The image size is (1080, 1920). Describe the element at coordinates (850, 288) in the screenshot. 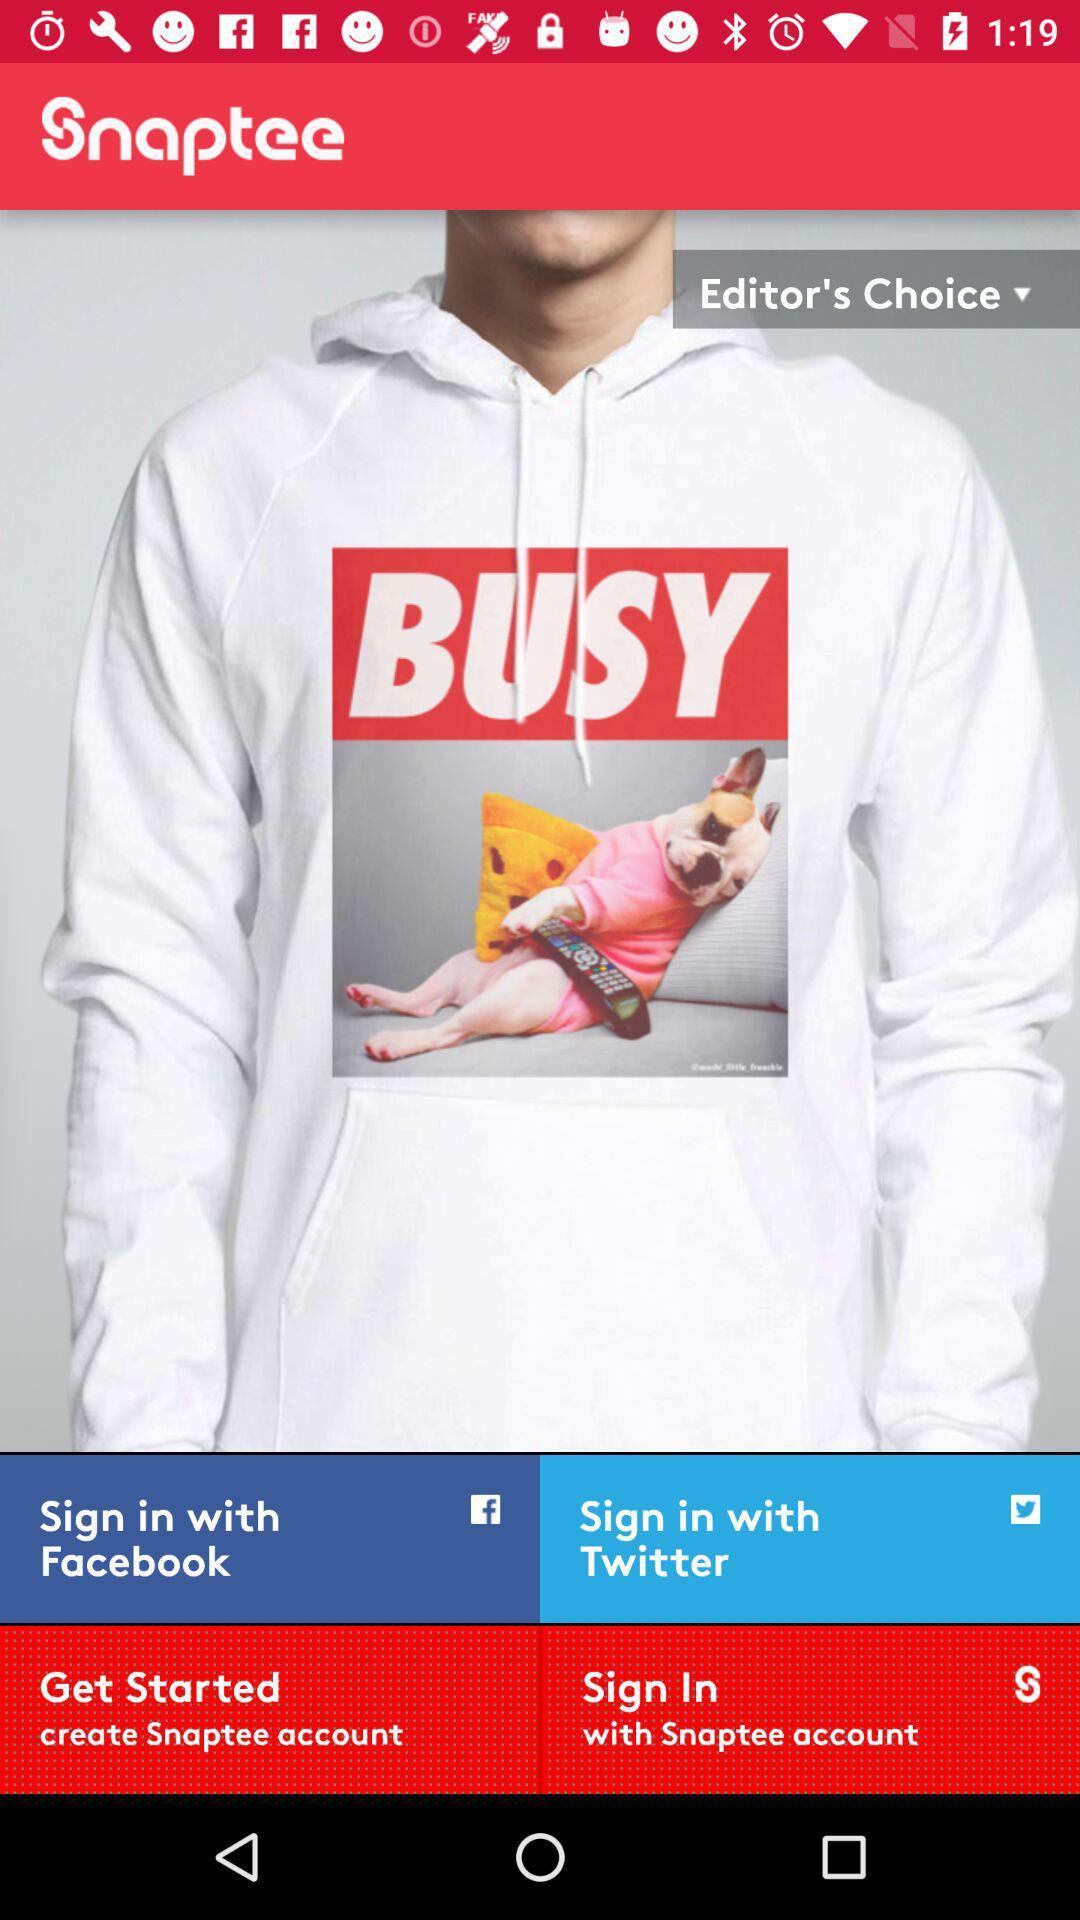

I see `the editor's choice item` at that location.